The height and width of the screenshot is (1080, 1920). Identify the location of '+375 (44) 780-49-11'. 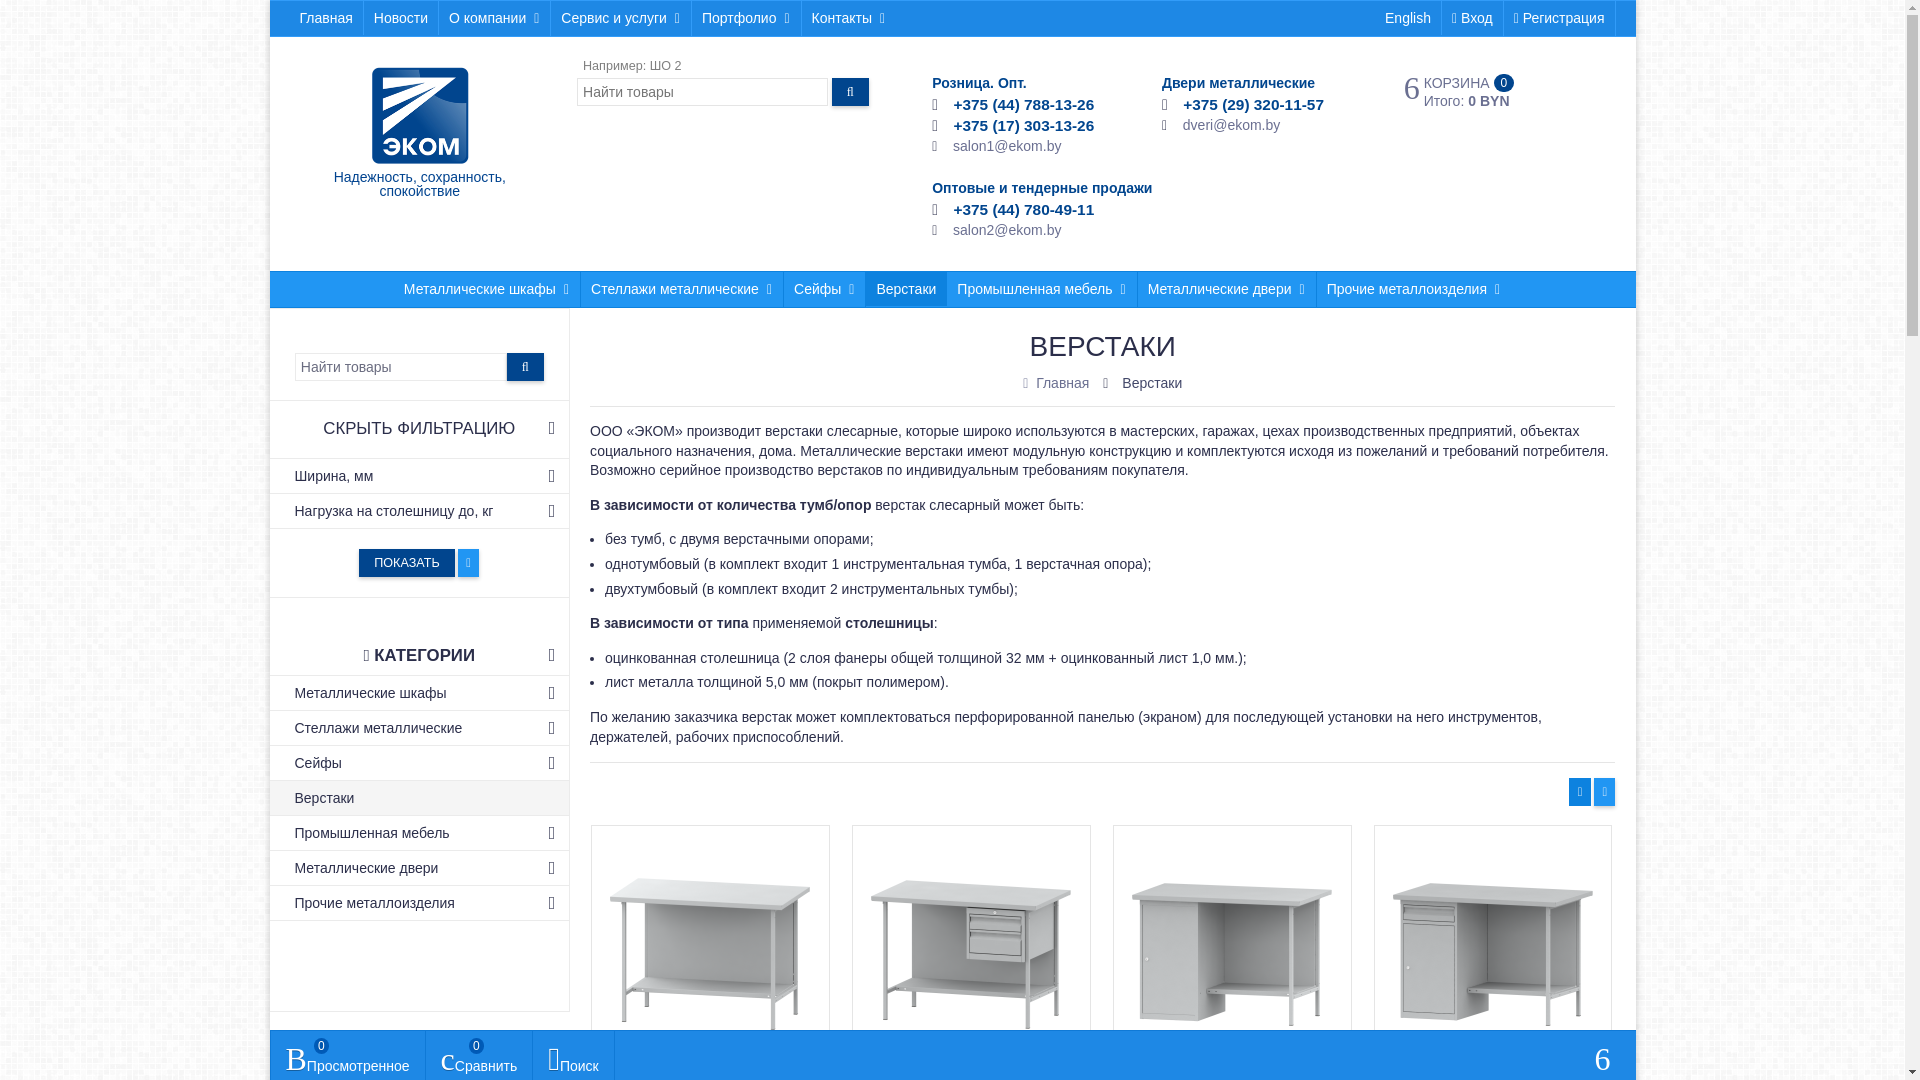
(952, 209).